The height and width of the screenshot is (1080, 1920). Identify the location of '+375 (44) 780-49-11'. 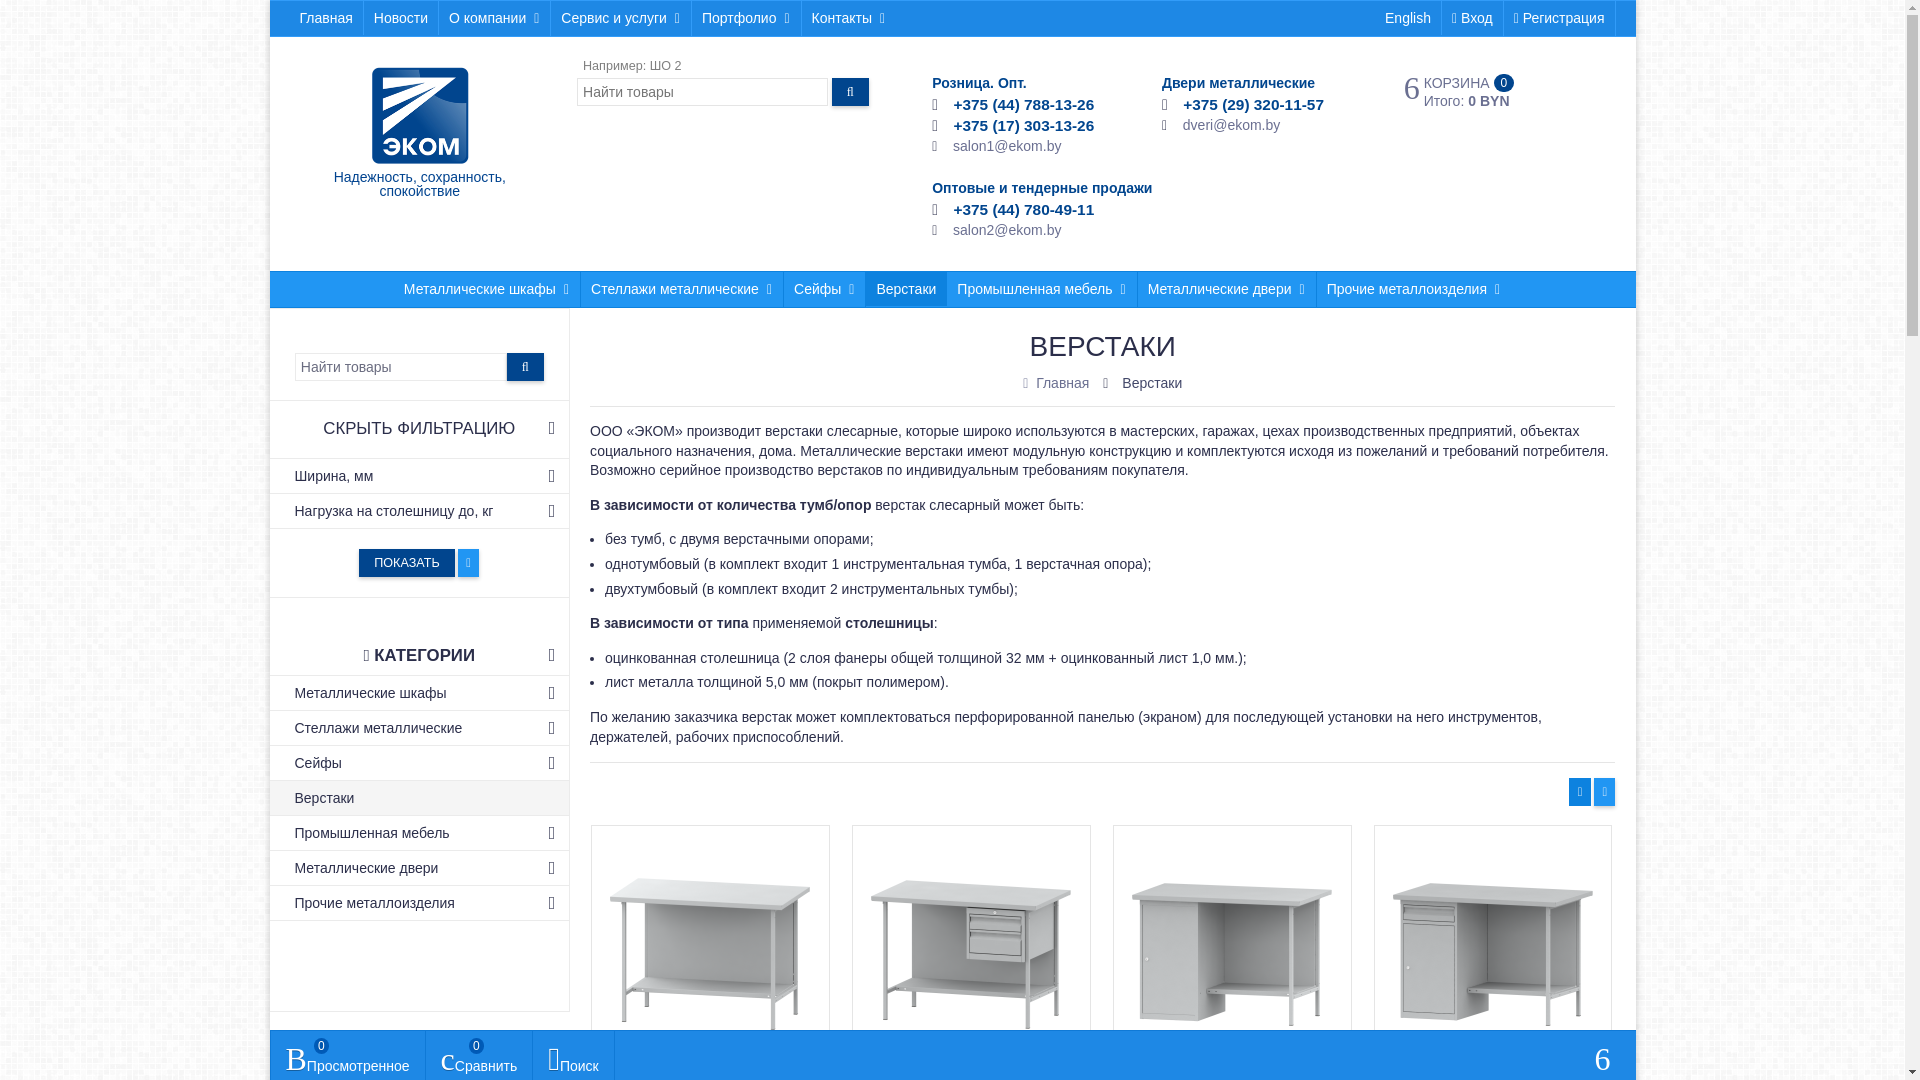
(952, 209).